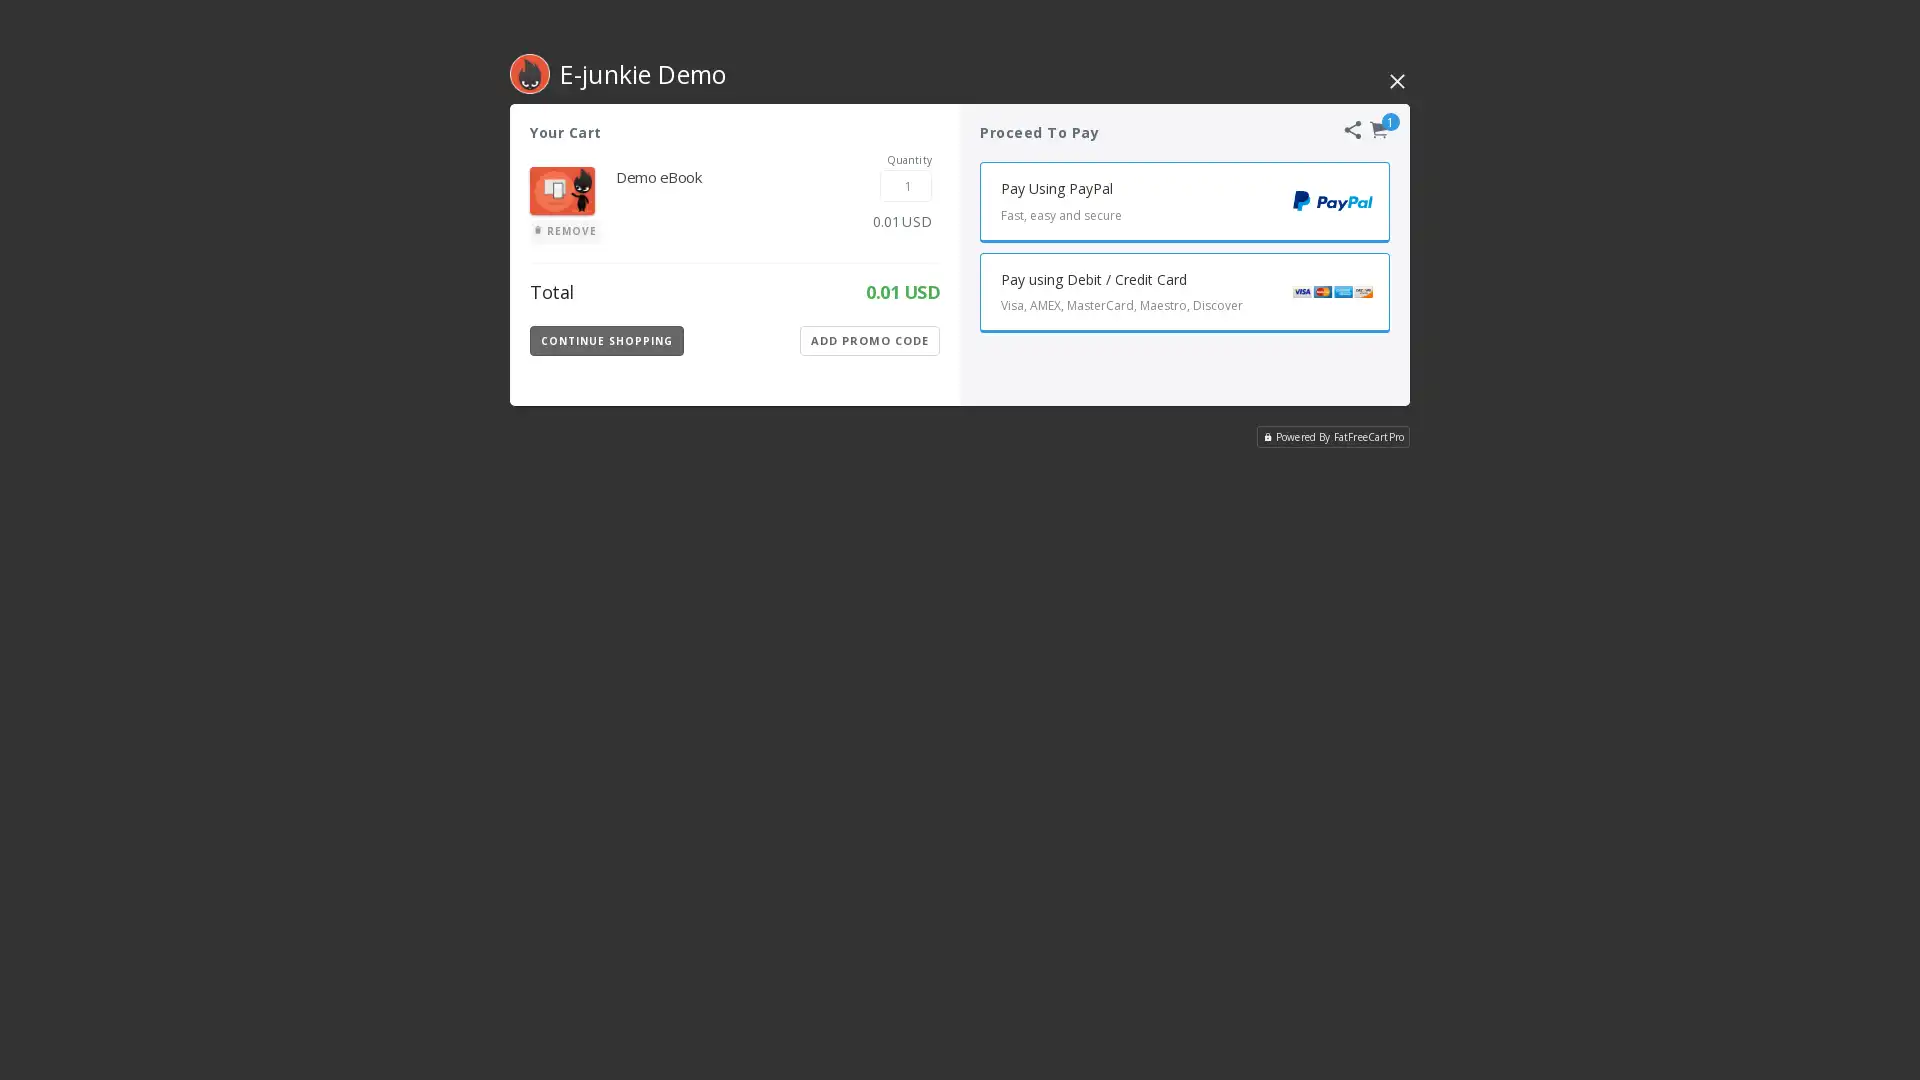  Describe the element at coordinates (605, 339) in the screenshot. I see `CONTINUE SHOPPING` at that location.